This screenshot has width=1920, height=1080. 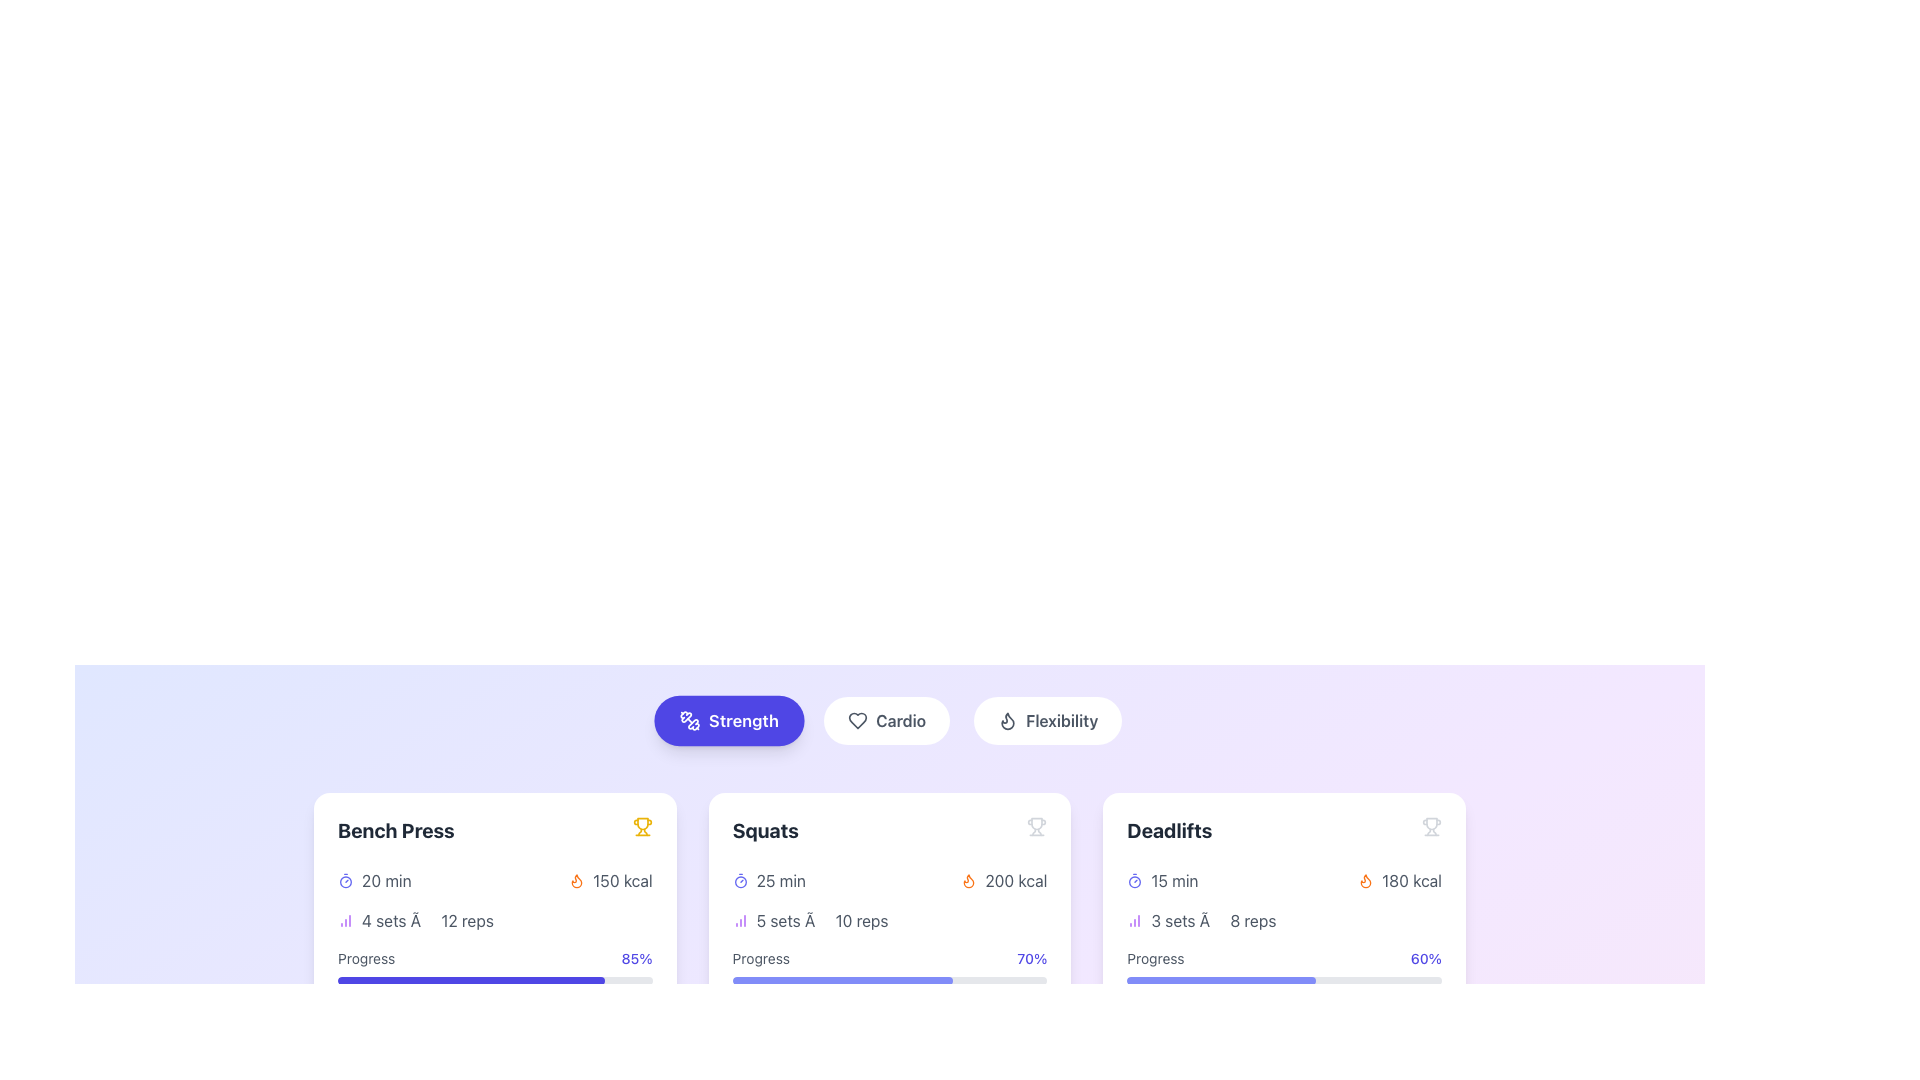 I want to click on the static text label showing the progress percentage value for the 'Bench Press' workout activity, located in the lower-right corner of the first workout card, so click(x=636, y=958).